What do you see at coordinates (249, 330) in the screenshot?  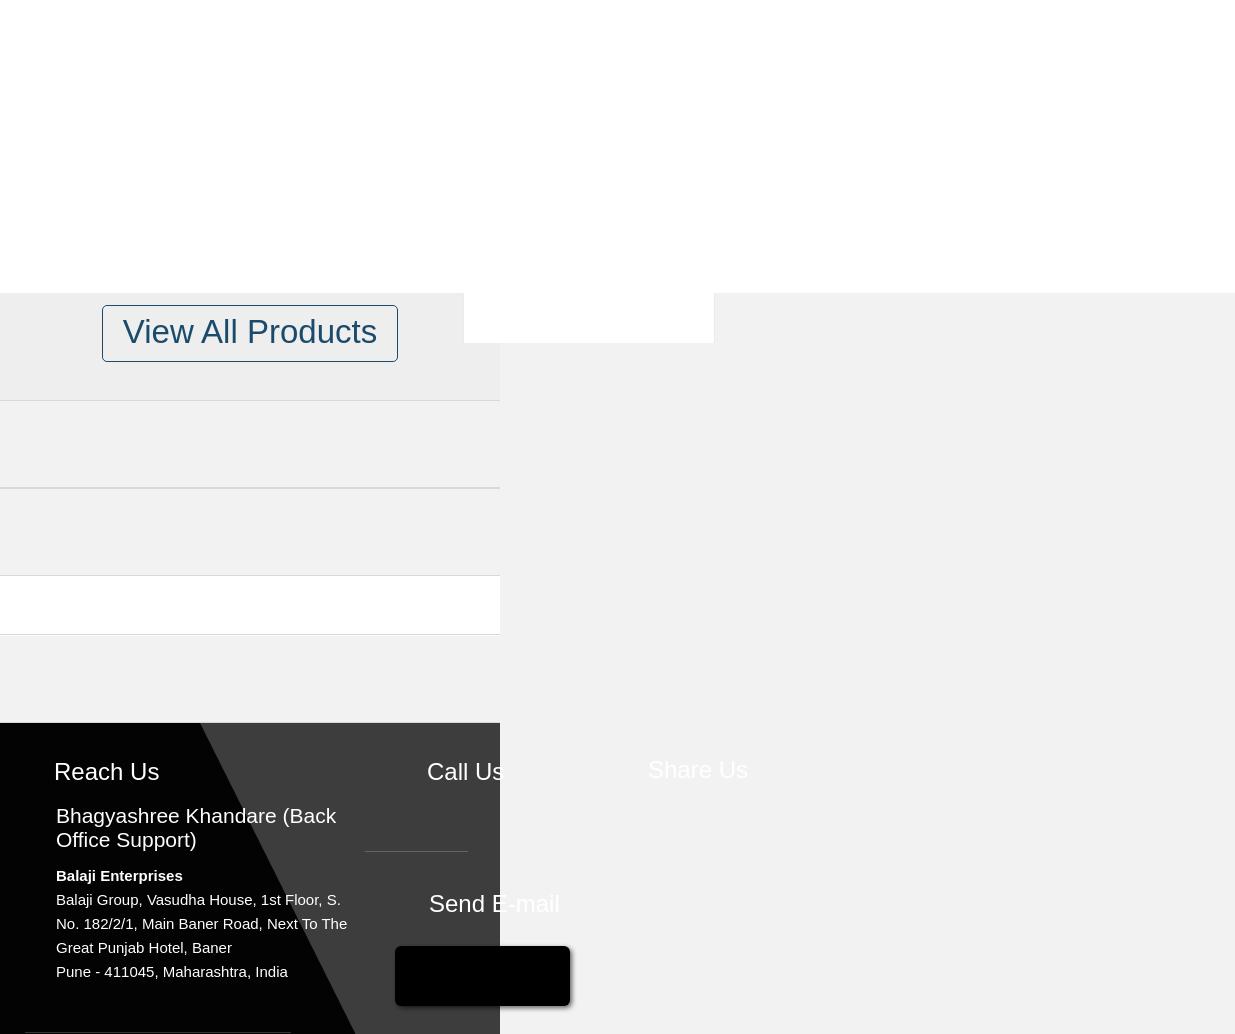 I see `'View All Products'` at bounding box center [249, 330].